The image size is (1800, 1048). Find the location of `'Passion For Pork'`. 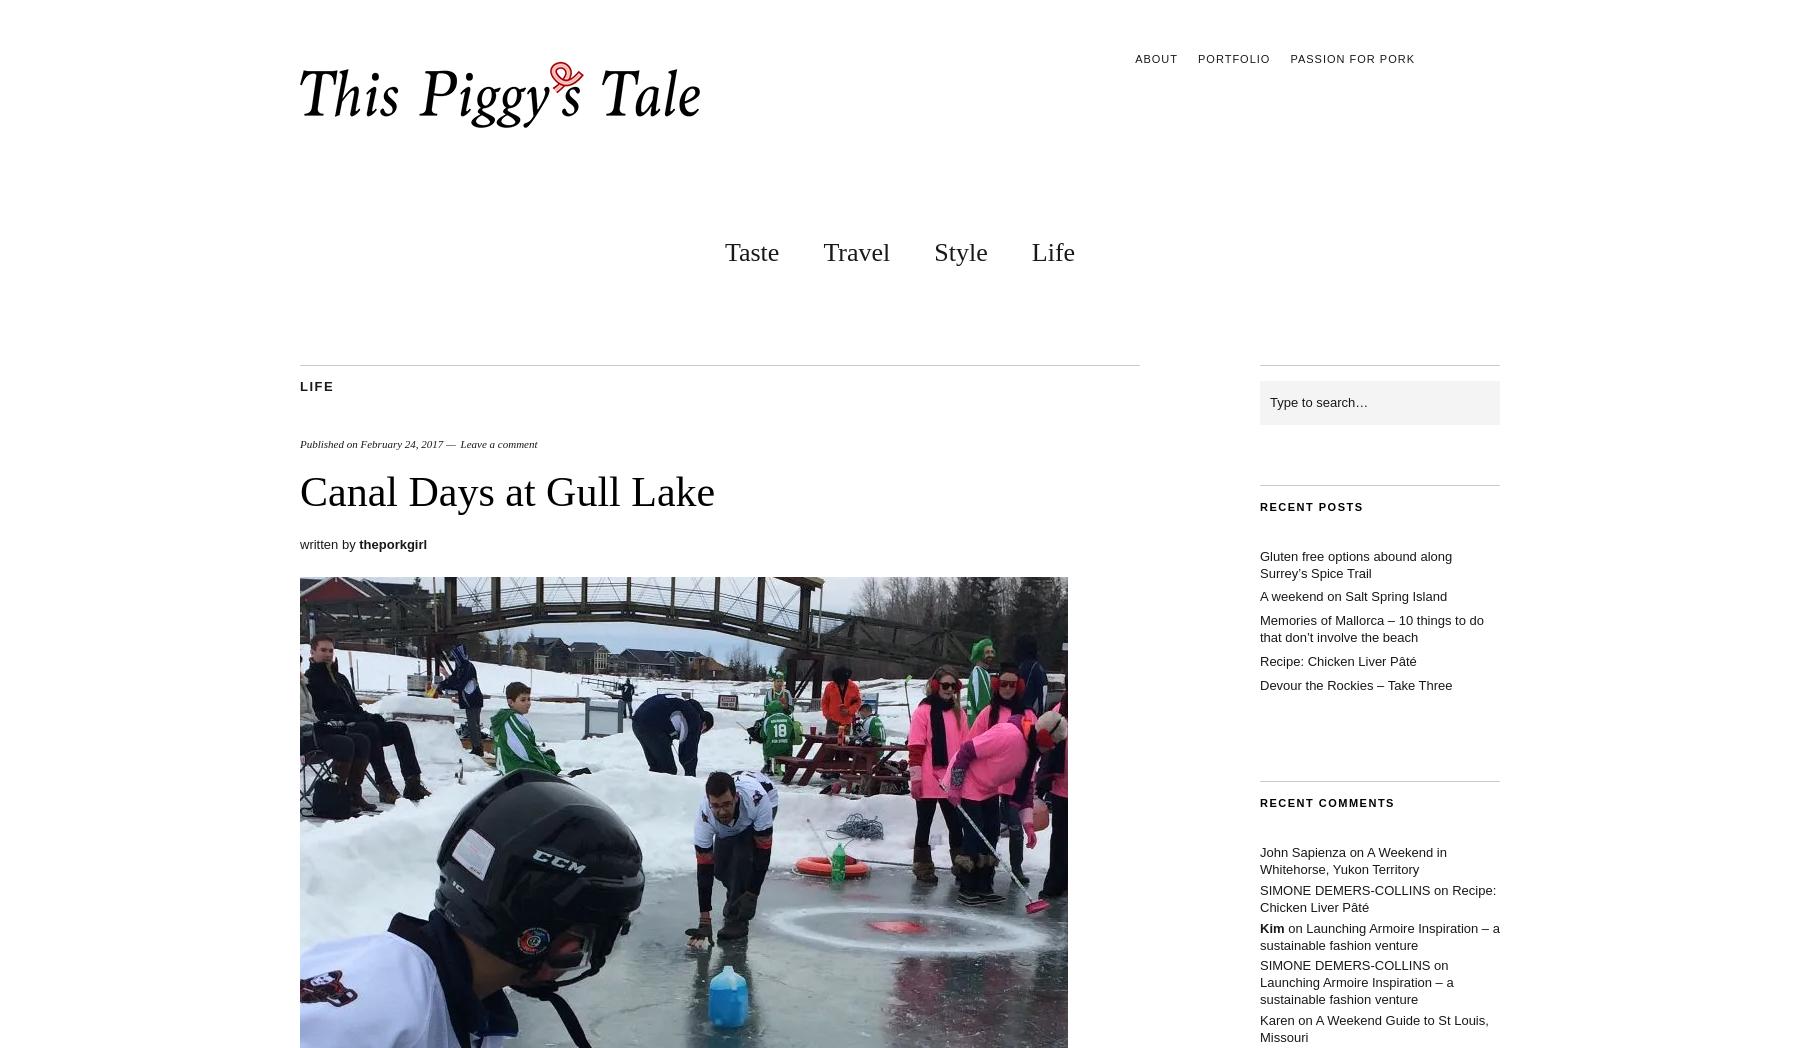

'Passion For Pork' is located at coordinates (1351, 59).